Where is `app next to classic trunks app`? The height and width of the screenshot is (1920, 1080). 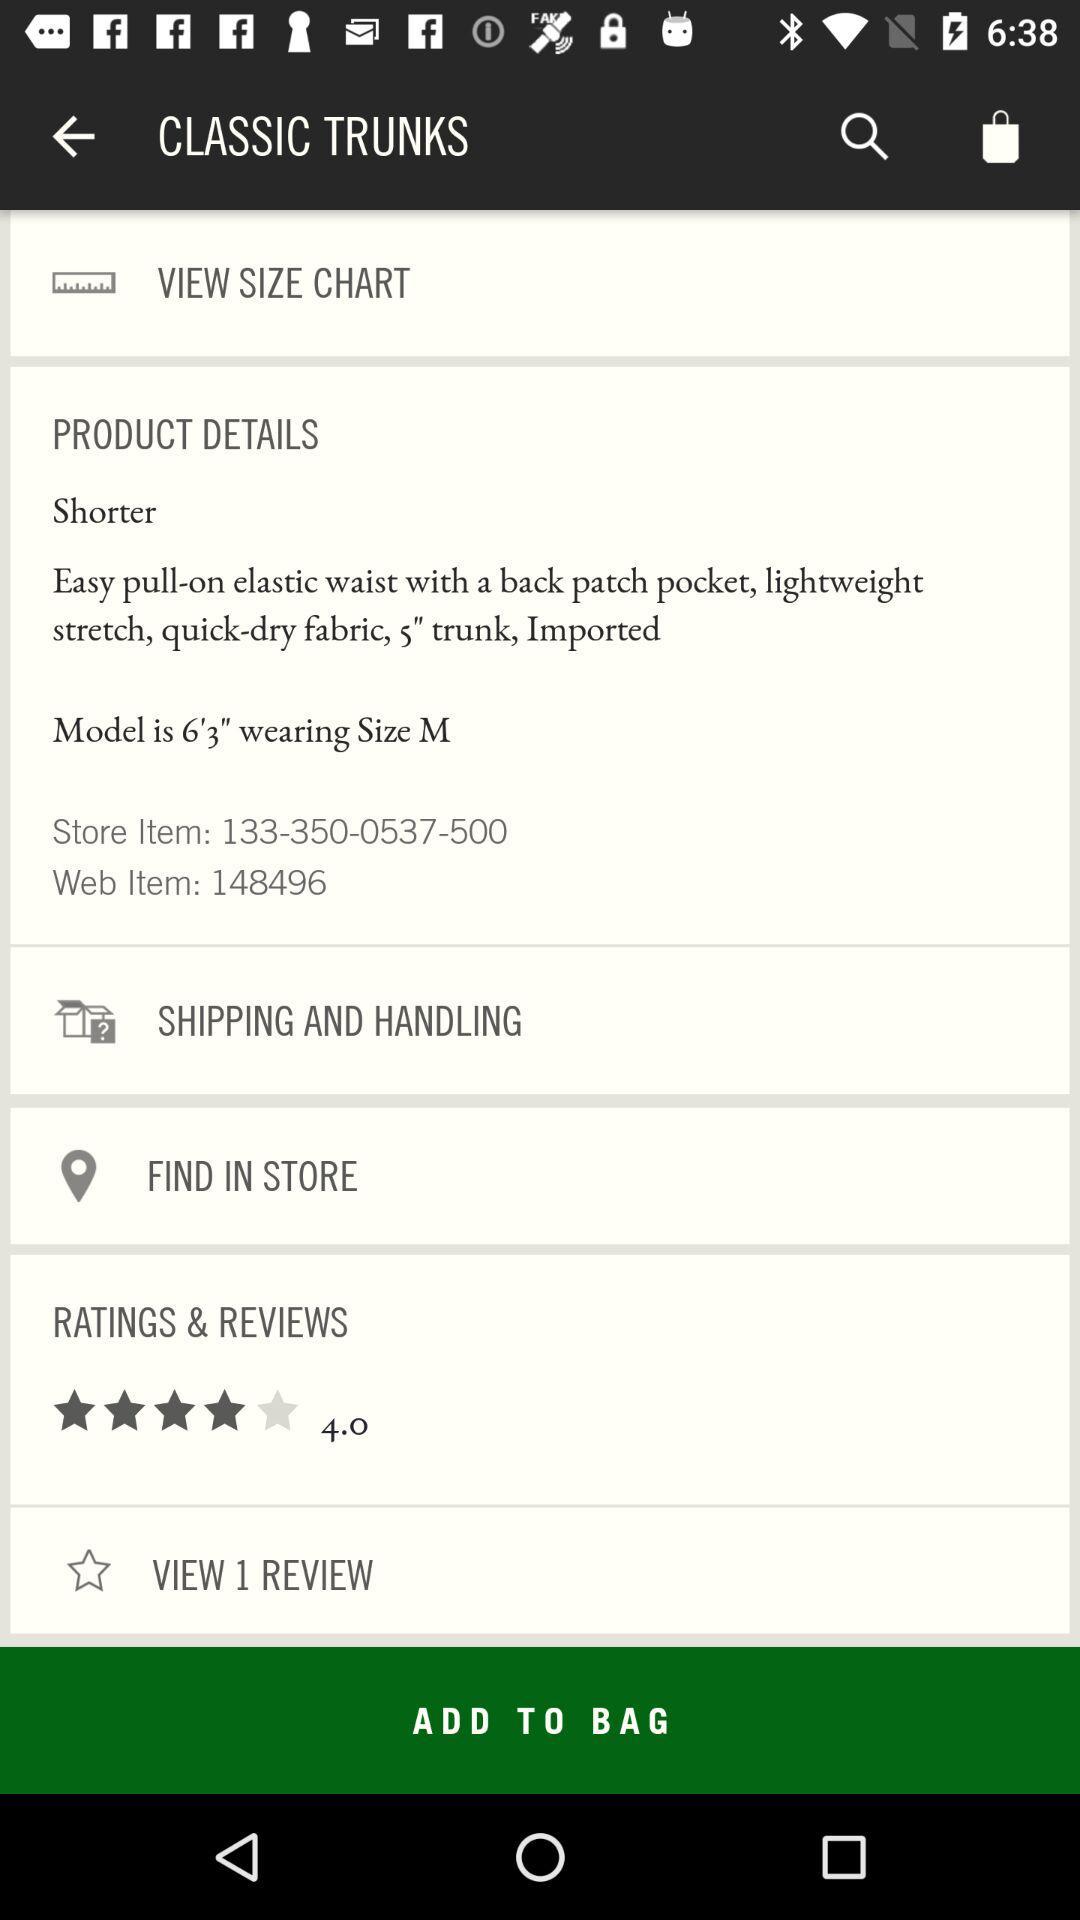 app next to classic trunks app is located at coordinates (72, 135).